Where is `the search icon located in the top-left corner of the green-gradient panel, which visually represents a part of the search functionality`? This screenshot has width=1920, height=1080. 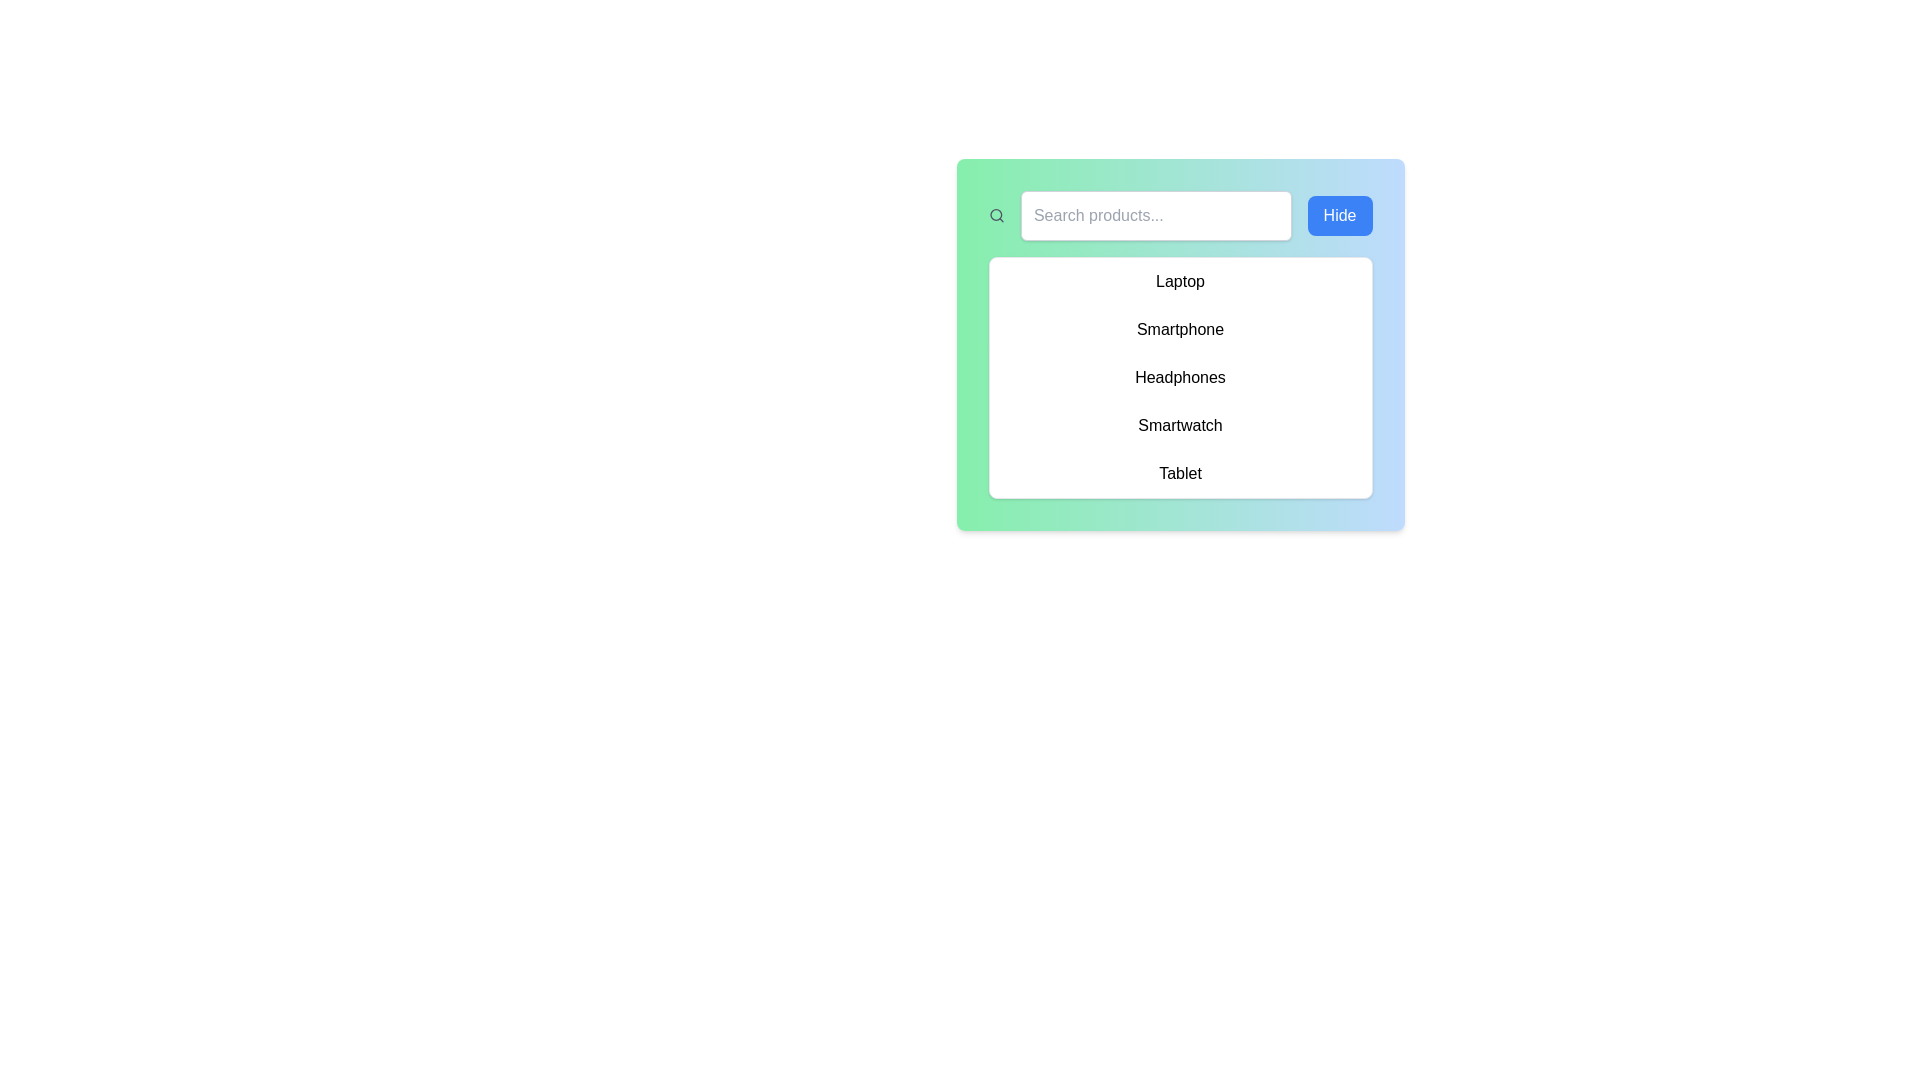
the search icon located in the top-left corner of the green-gradient panel, which visually represents a part of the search functionality is located at coordinates (996, 215).